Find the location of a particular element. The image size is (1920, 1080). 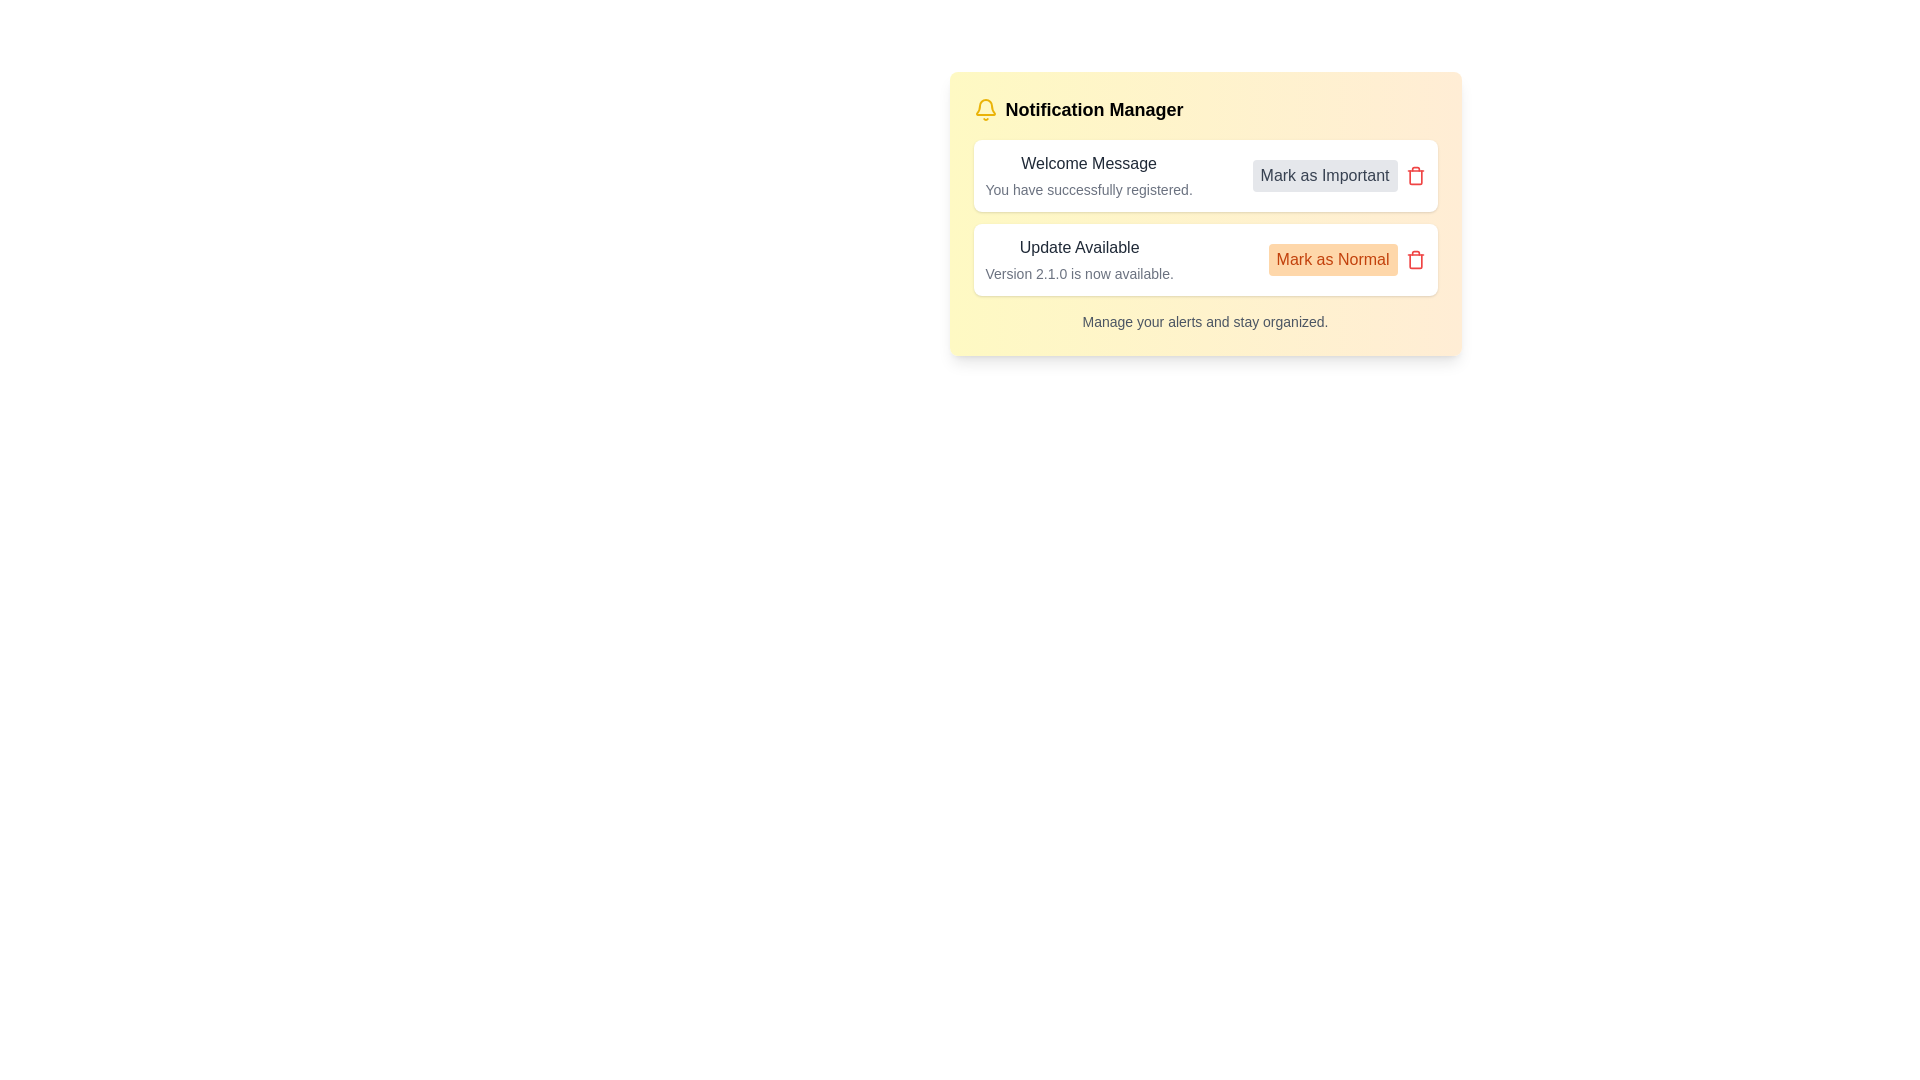

the delete button located in the bottom row of the notification panel, which is the second icon to the right of the 'Mark as Normal' button is located at coordinates (1414, 258).